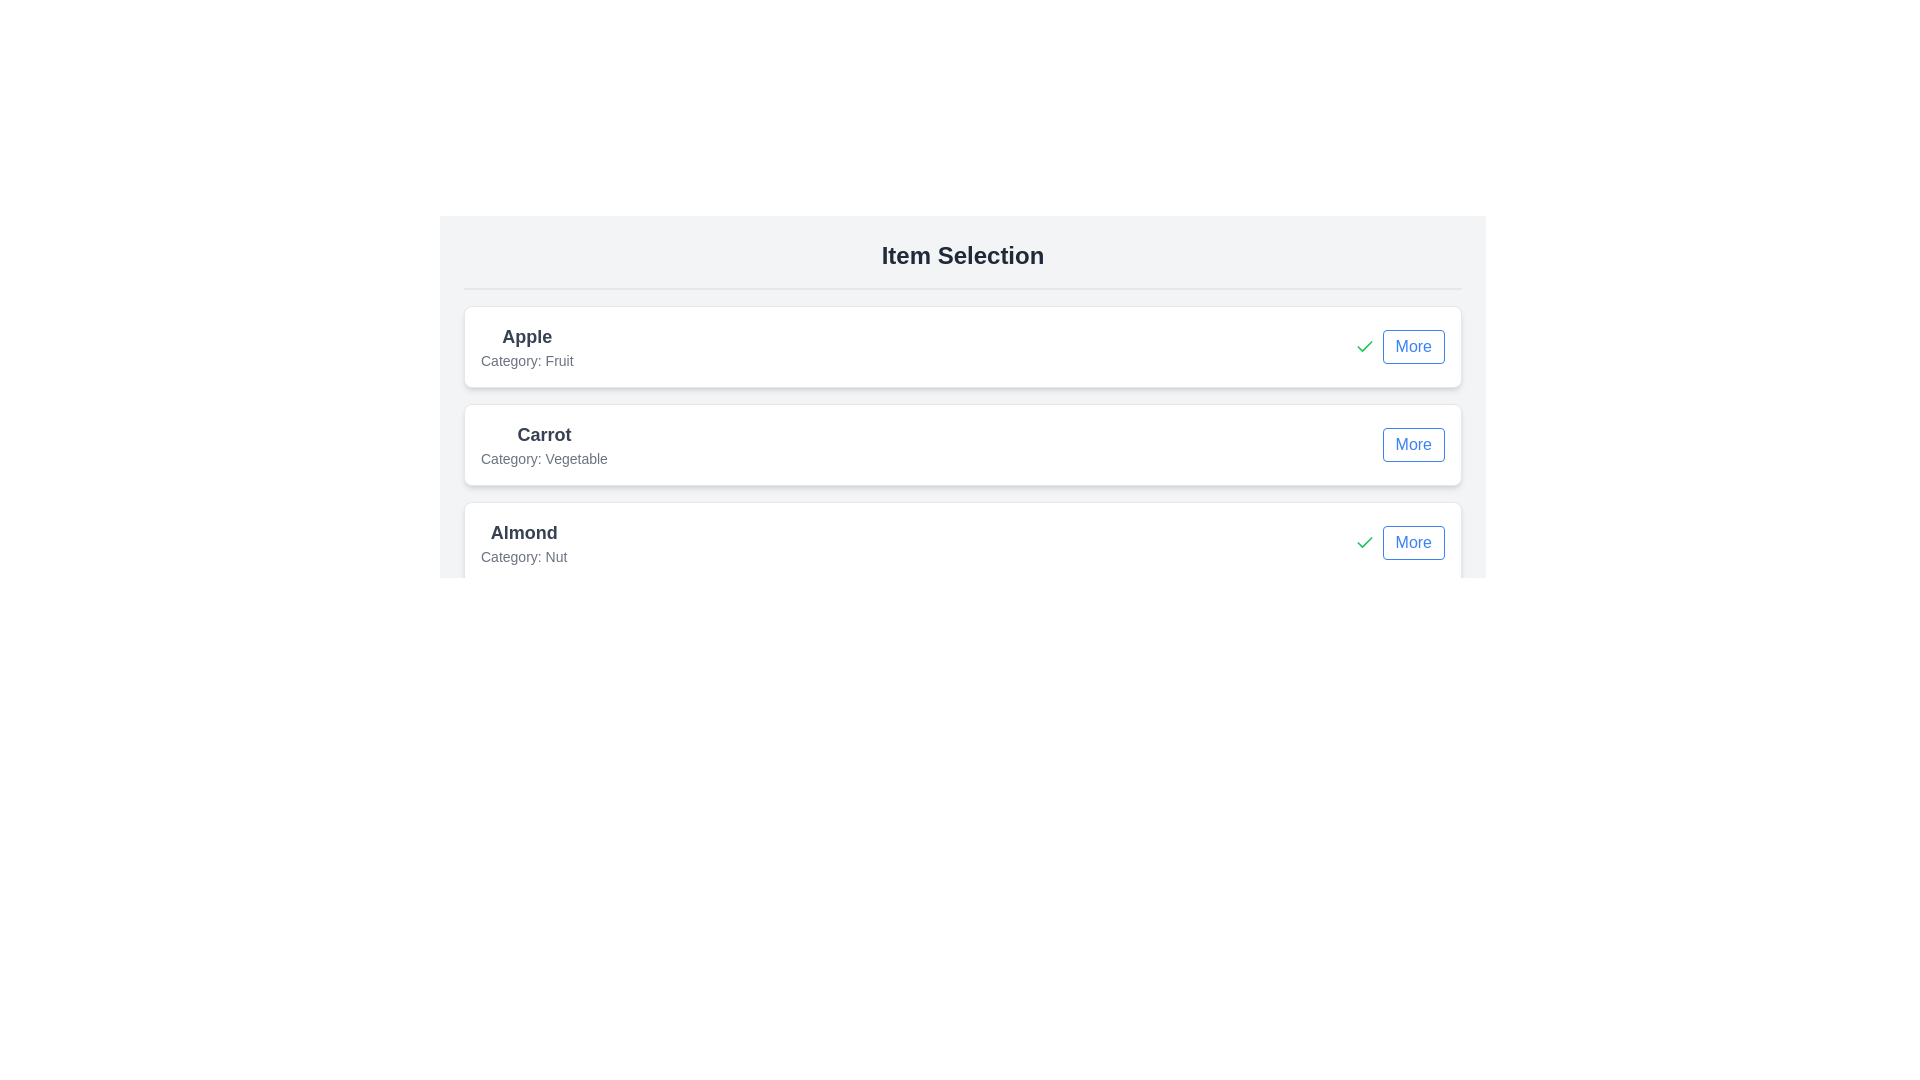 Image resolution: width=1920 pixels, height=1080 pixels. What do you see at coordinates (1398, 346) in the screenshot?
I see `the button that facilitates navigation or accessing additional information about the top entry labeled 'Apple' in the list of items, positioned to the right of 'Category: Fruit'` at bounding box center [1398, 346].